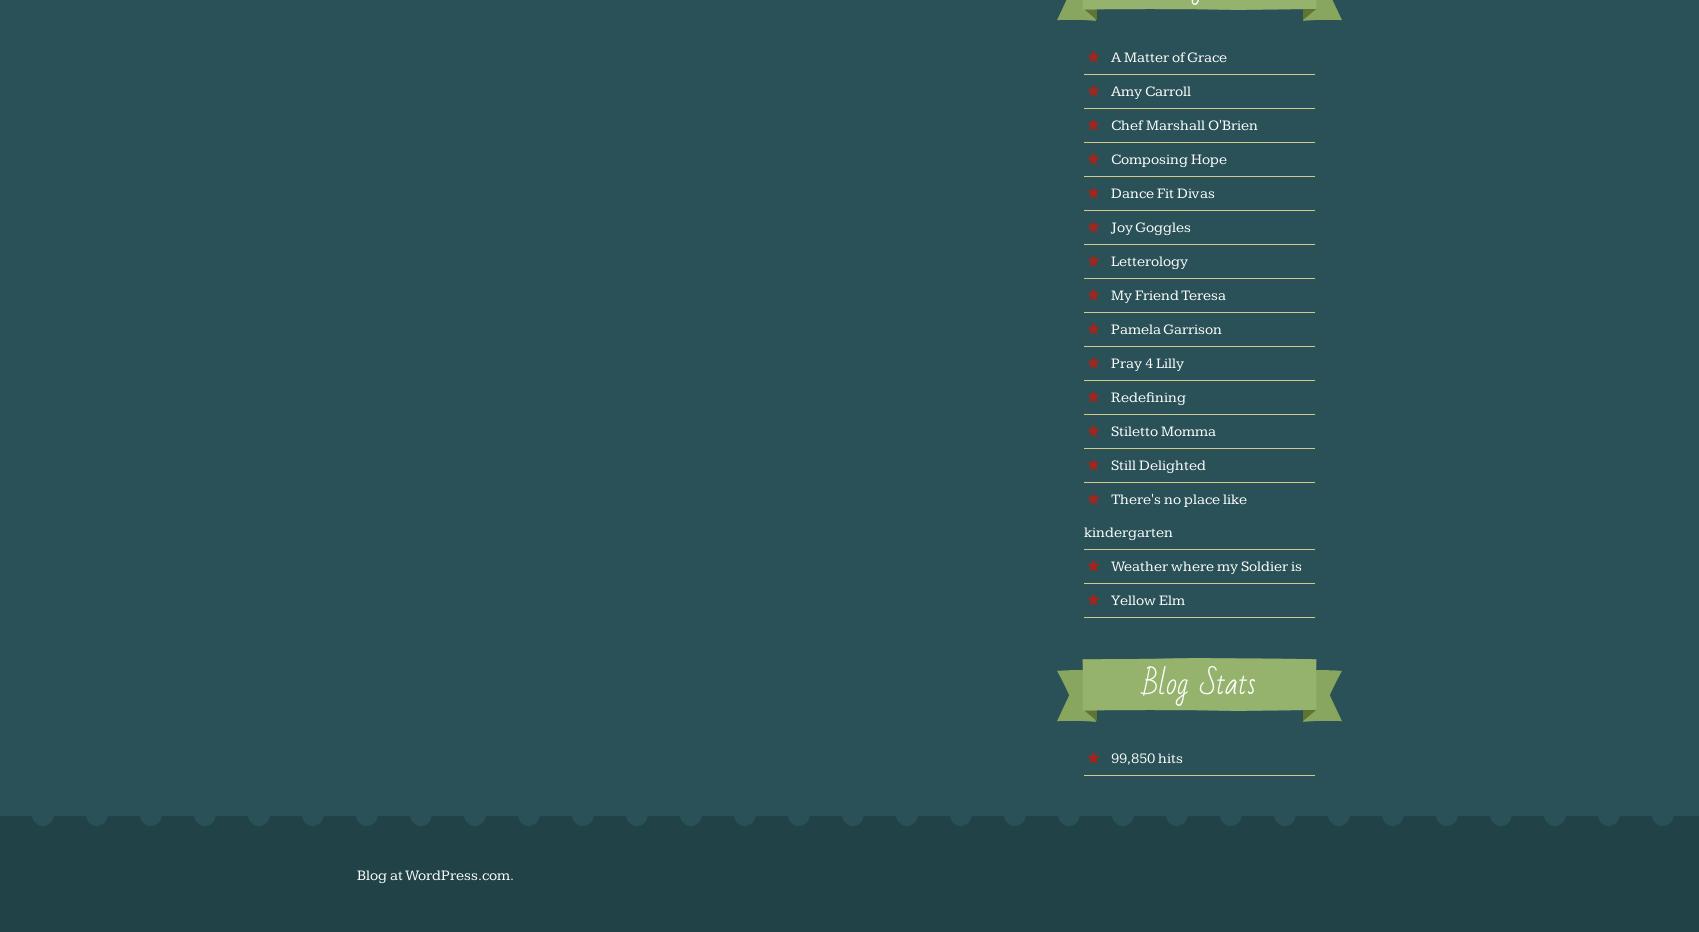  Describe the element at coordinates (1162, 192) in the screenshot. I see `'Dance Fit Divas'` at that location.